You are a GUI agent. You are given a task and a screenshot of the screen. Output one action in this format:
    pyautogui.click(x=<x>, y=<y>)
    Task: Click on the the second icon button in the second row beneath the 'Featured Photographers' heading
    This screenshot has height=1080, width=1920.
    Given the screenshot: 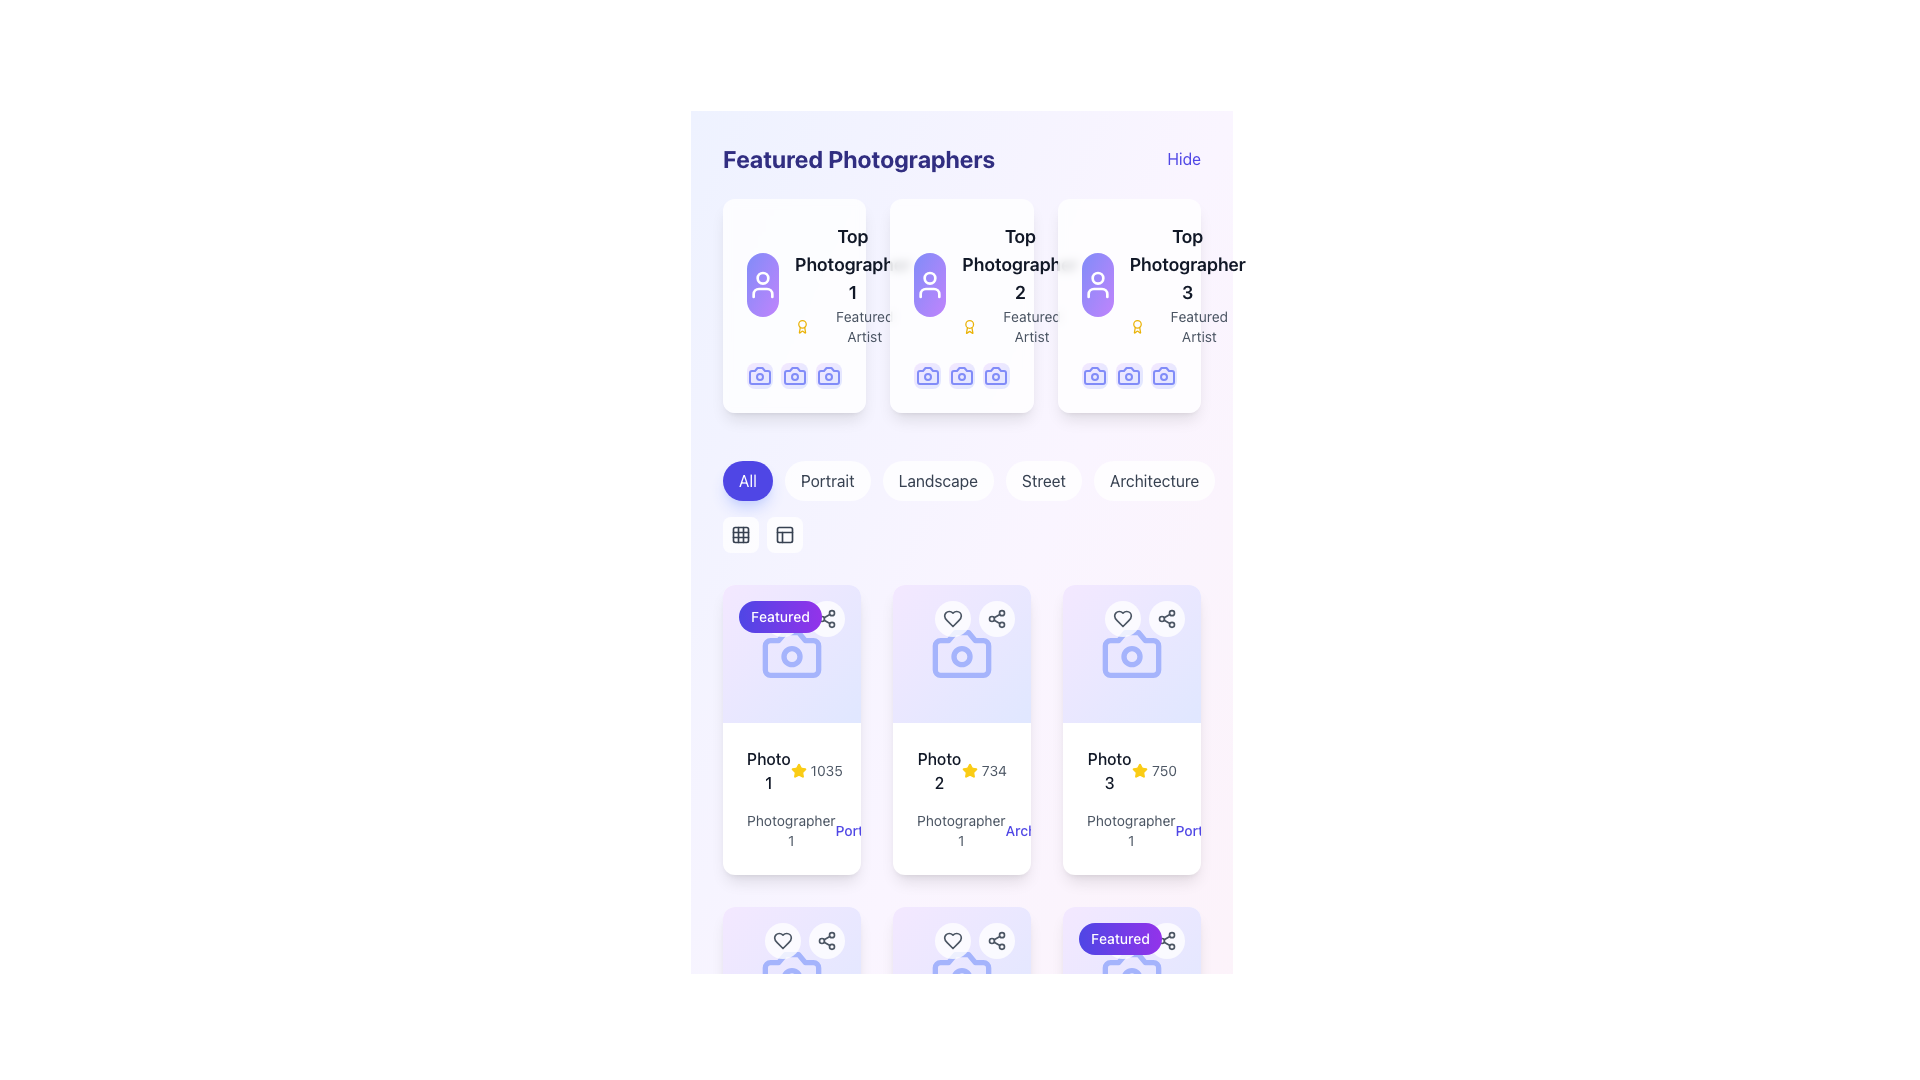 What is the action you would take?
    pyautogui.click(x=739, y=534)
    